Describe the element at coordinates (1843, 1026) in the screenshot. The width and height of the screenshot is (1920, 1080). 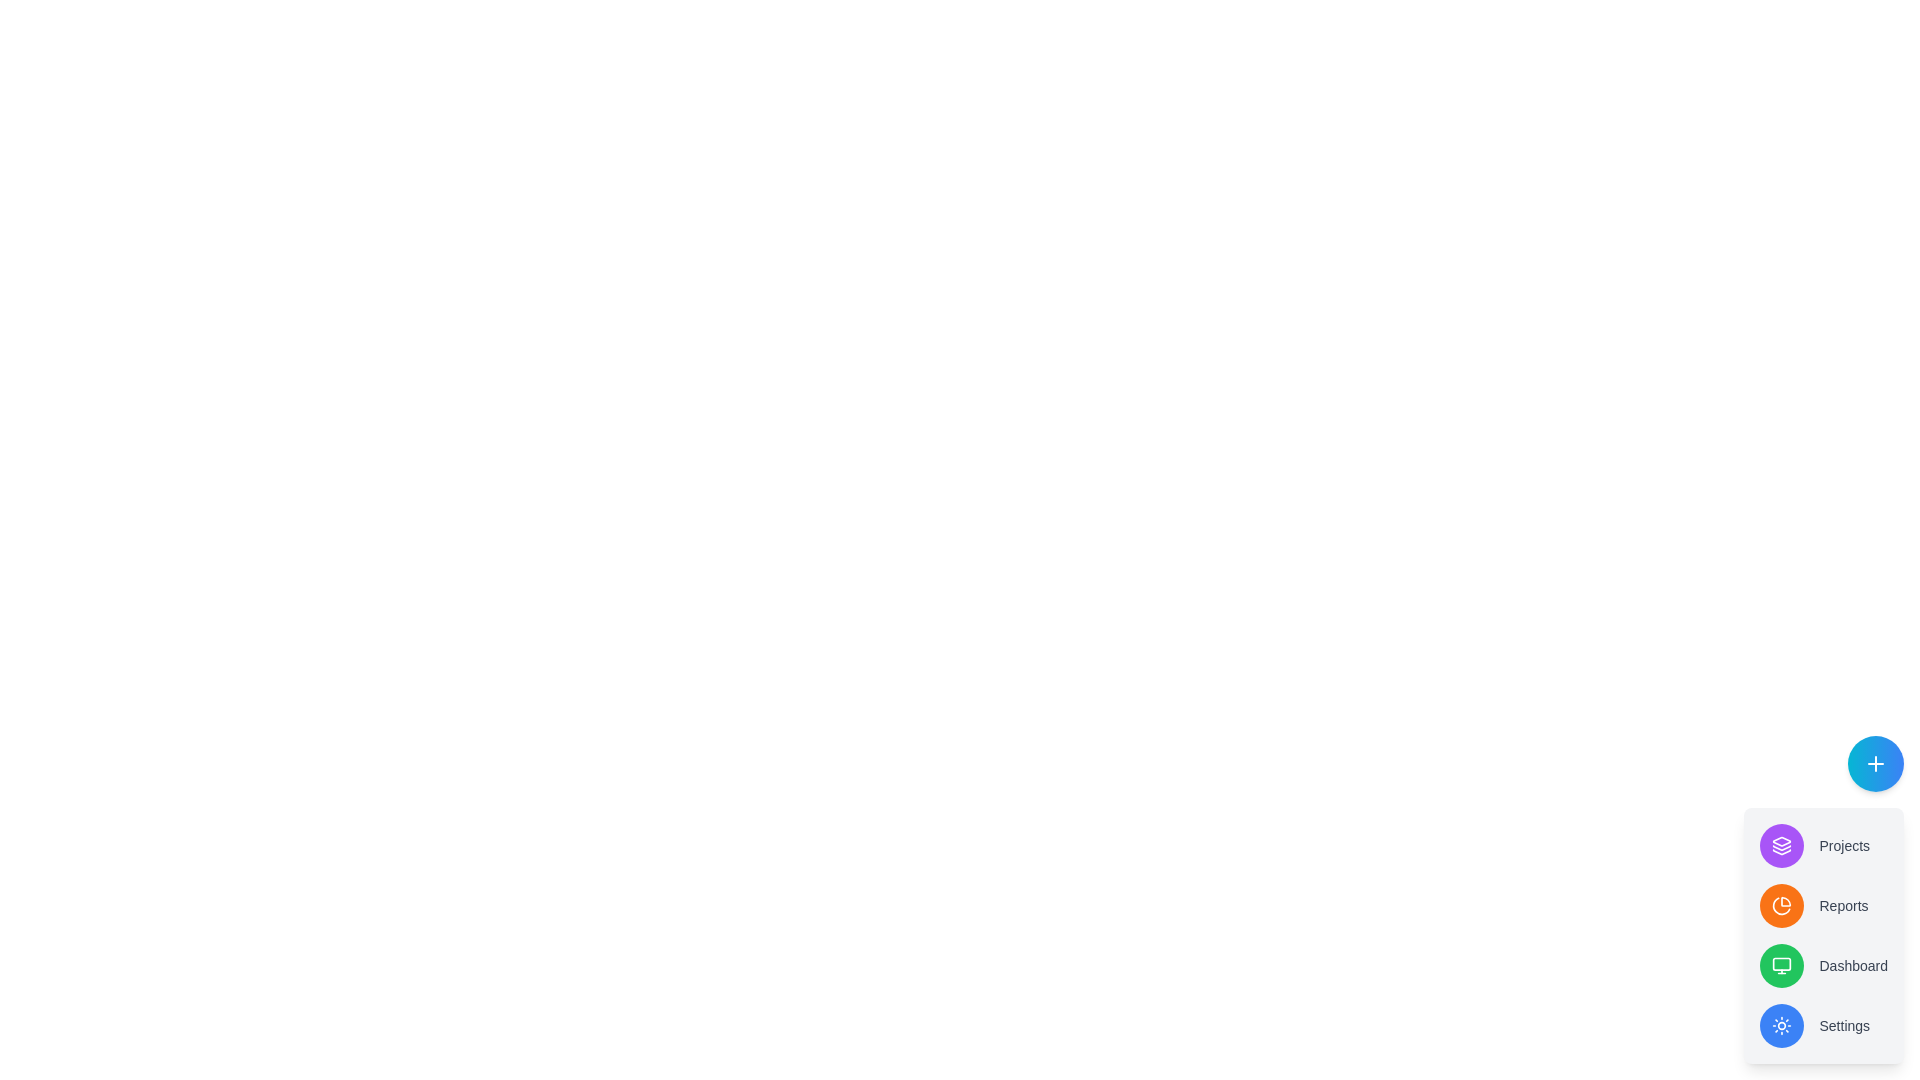
I see `the 'Settings' text label which is the last item in a vertical list of menu items on the right side of the interface` at that location.